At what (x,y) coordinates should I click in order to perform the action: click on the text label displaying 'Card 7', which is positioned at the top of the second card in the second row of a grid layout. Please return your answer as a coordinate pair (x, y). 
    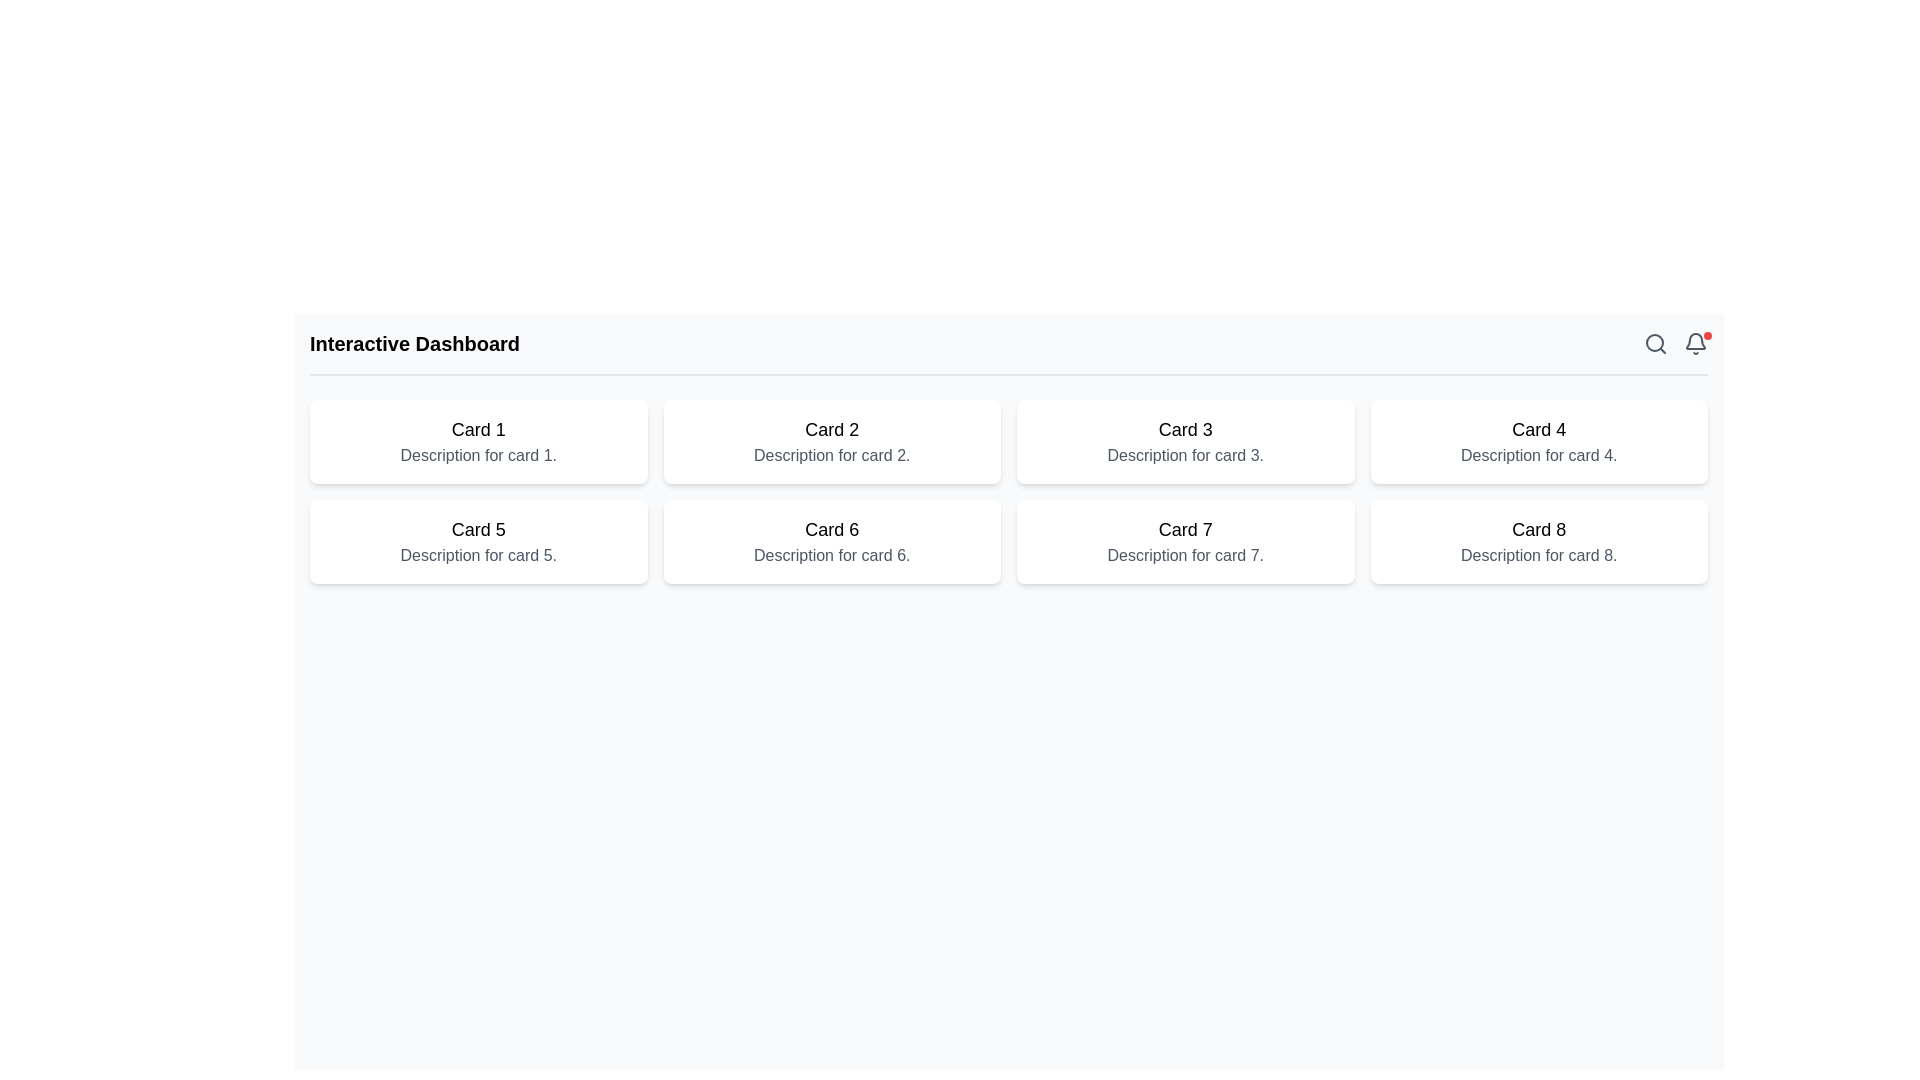
    Looking at the image, I should click on (1185, 528).